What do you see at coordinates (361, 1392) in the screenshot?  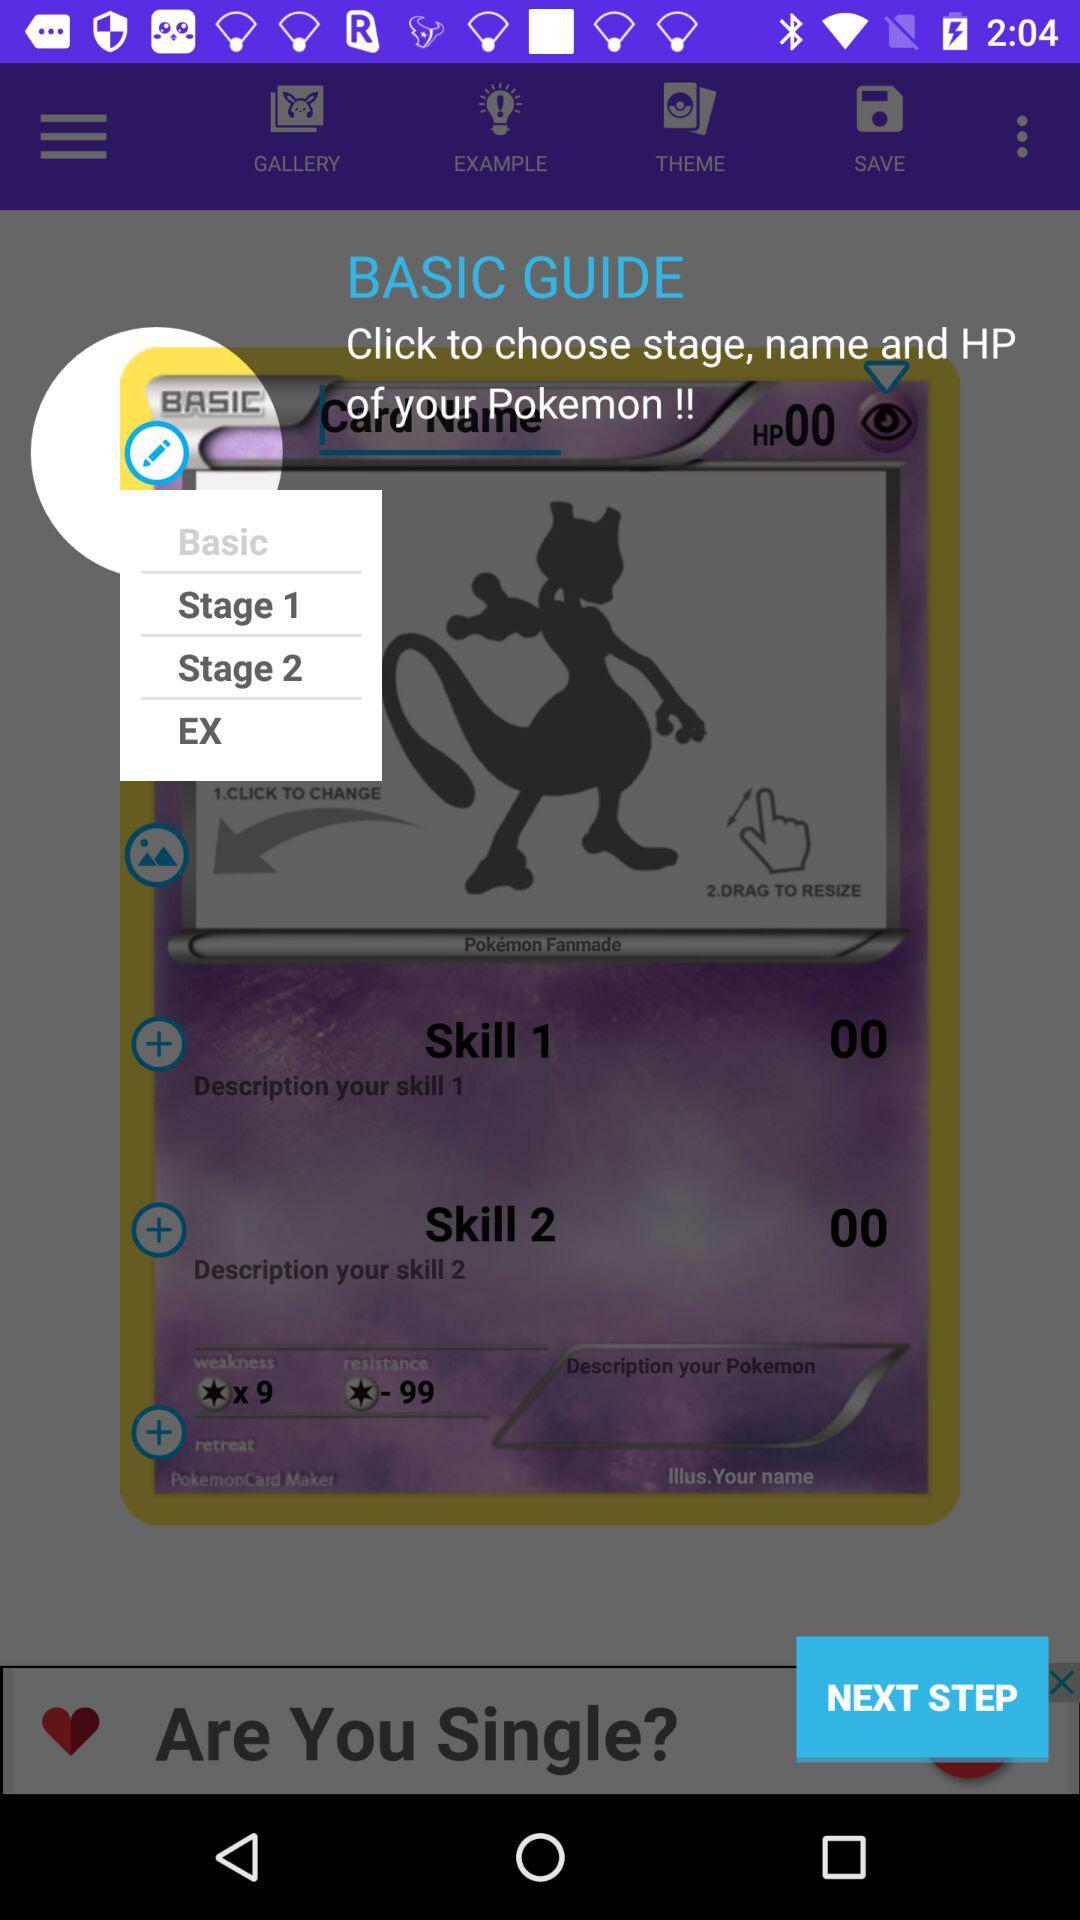 I see `the star icon` at bounding box center [361, 1392].